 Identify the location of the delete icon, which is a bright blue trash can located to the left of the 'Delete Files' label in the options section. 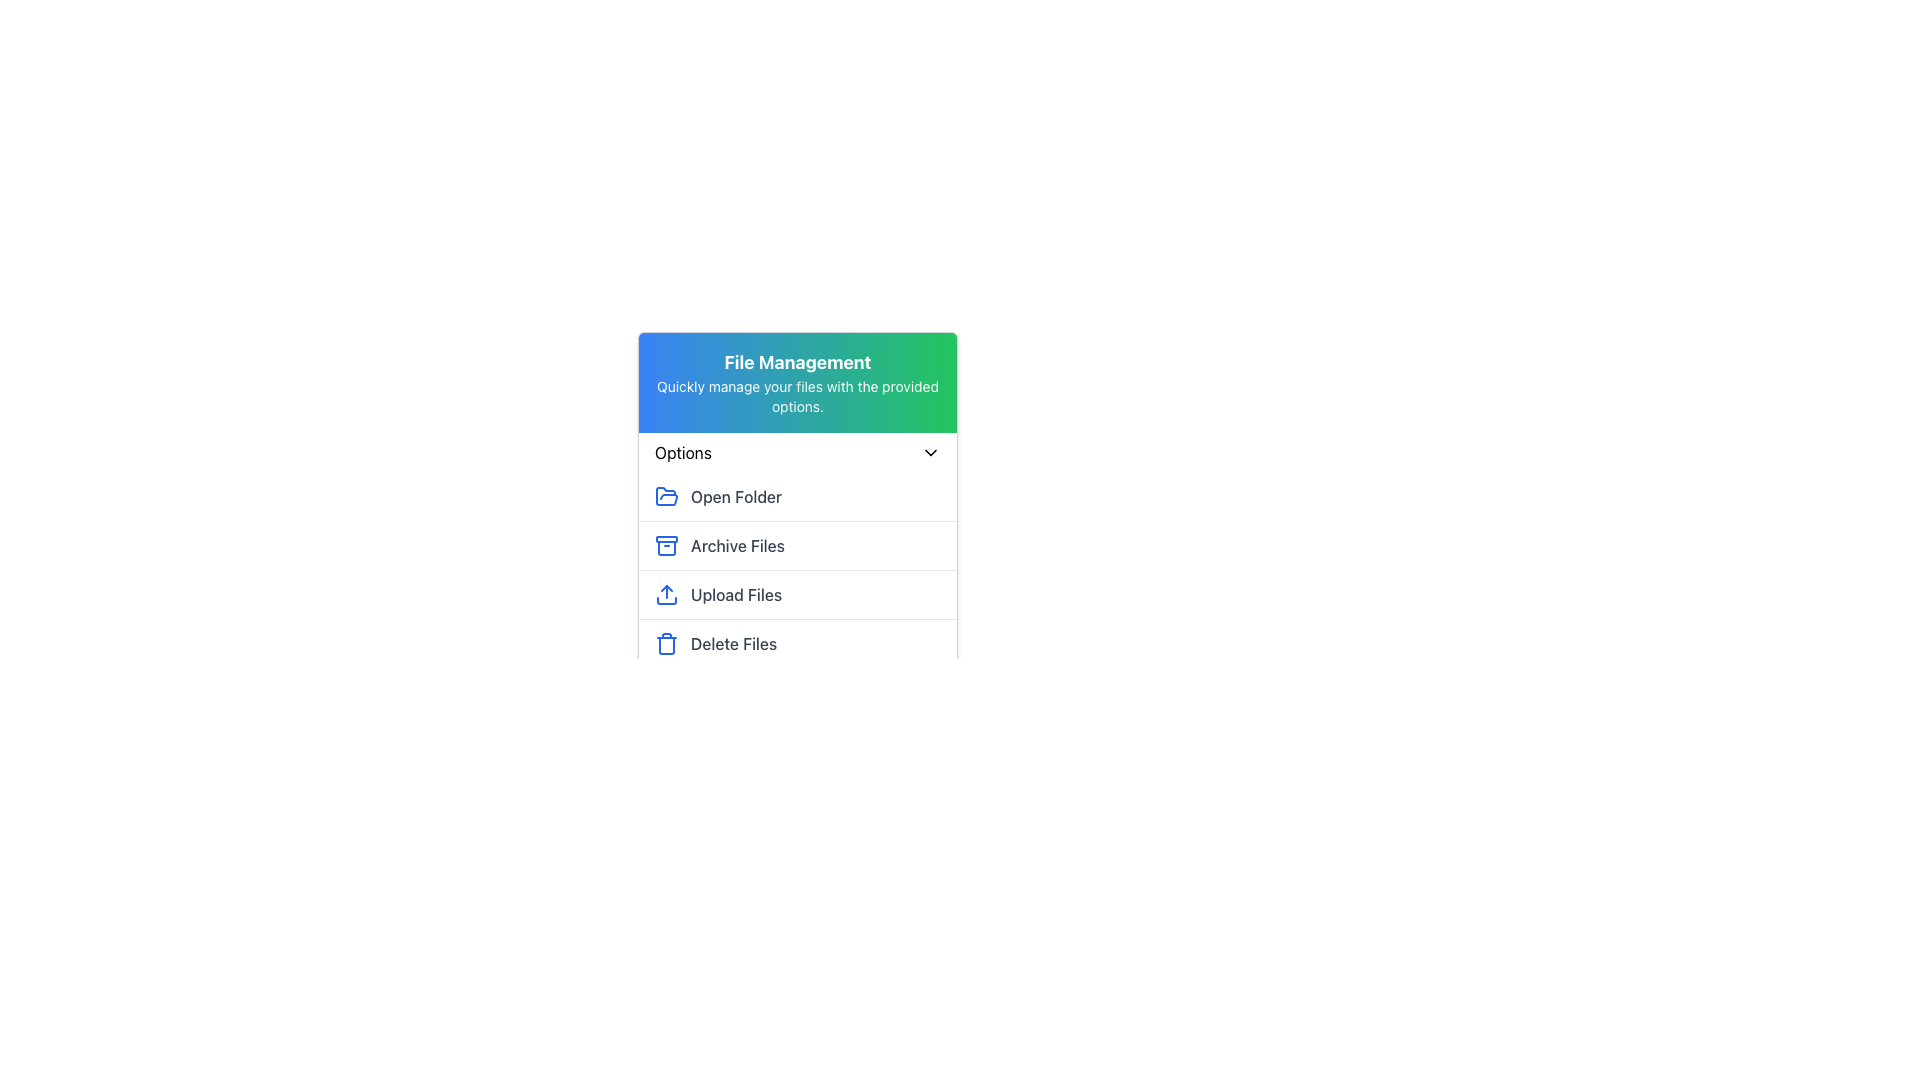
(667, 644).